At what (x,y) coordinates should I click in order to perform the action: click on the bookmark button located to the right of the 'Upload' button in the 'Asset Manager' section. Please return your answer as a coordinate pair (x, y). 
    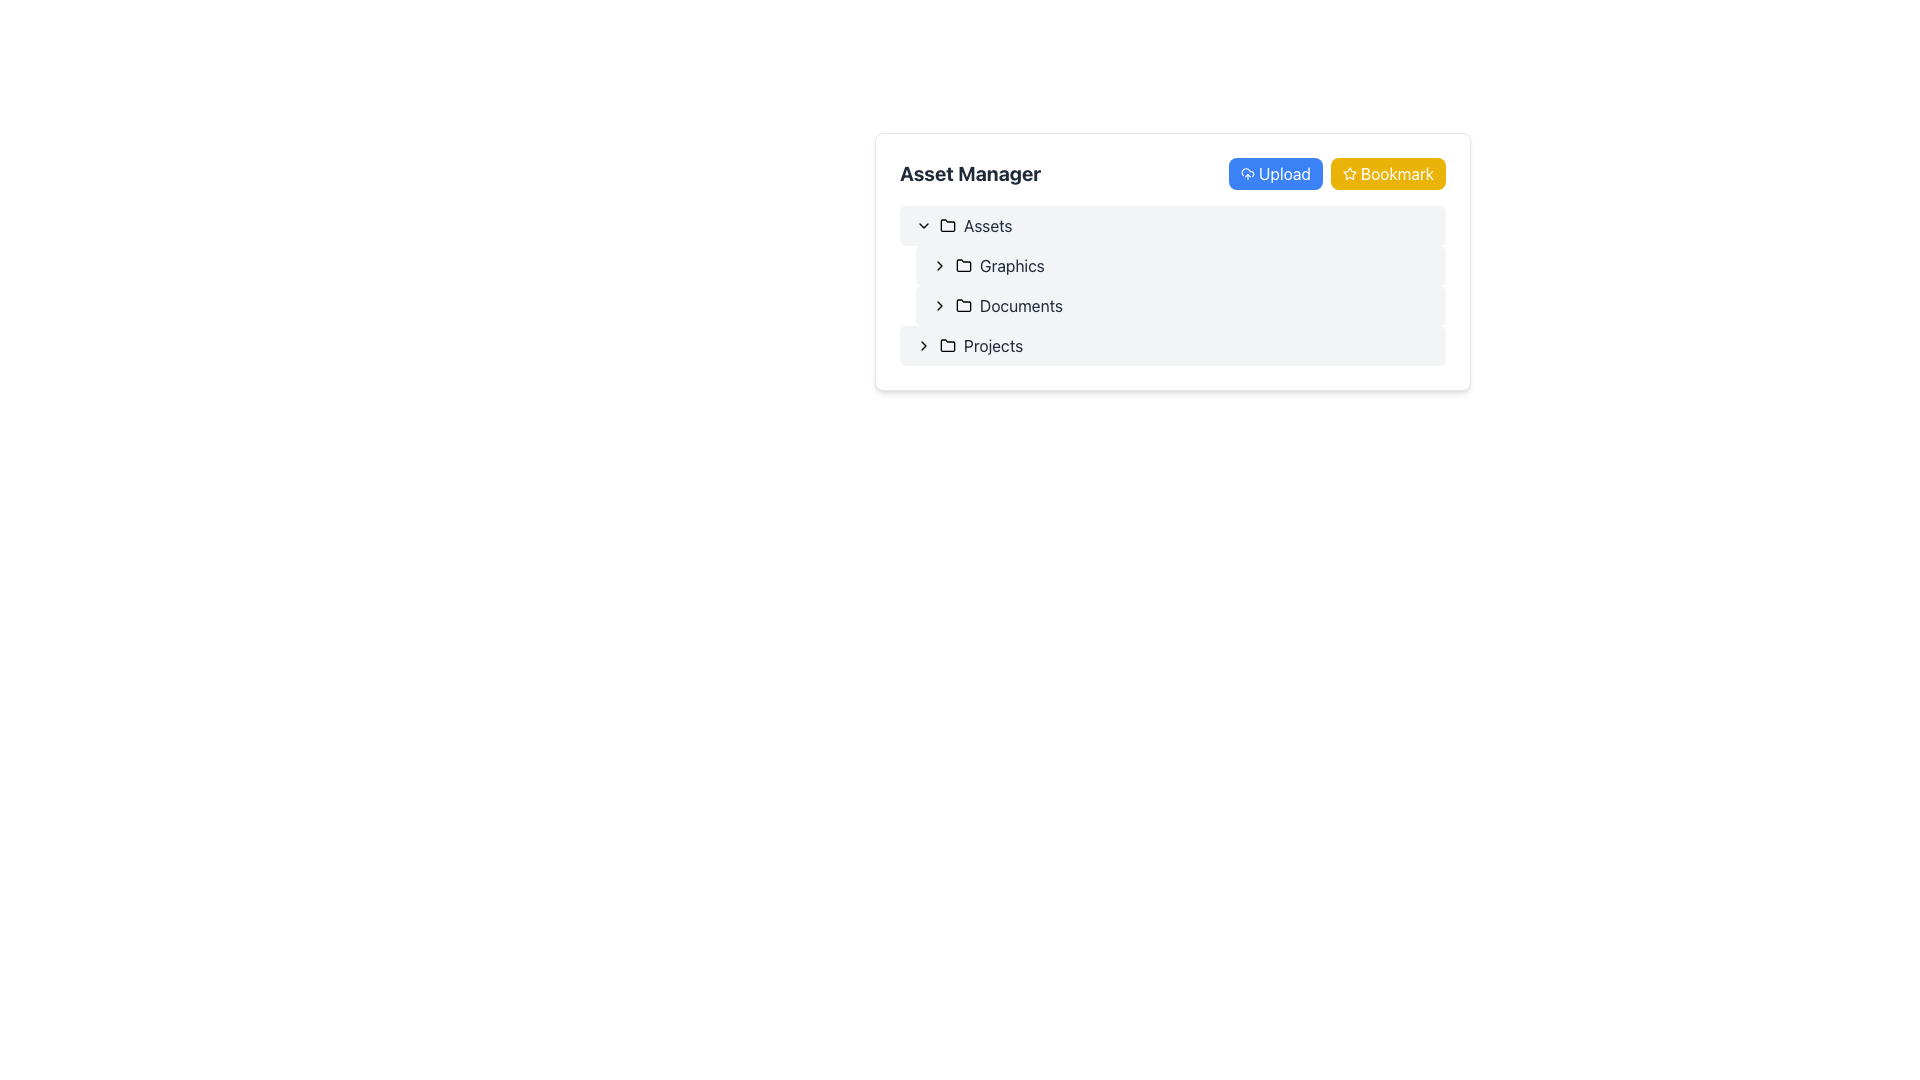
    Looking at the image, I should click on (1337, 172).